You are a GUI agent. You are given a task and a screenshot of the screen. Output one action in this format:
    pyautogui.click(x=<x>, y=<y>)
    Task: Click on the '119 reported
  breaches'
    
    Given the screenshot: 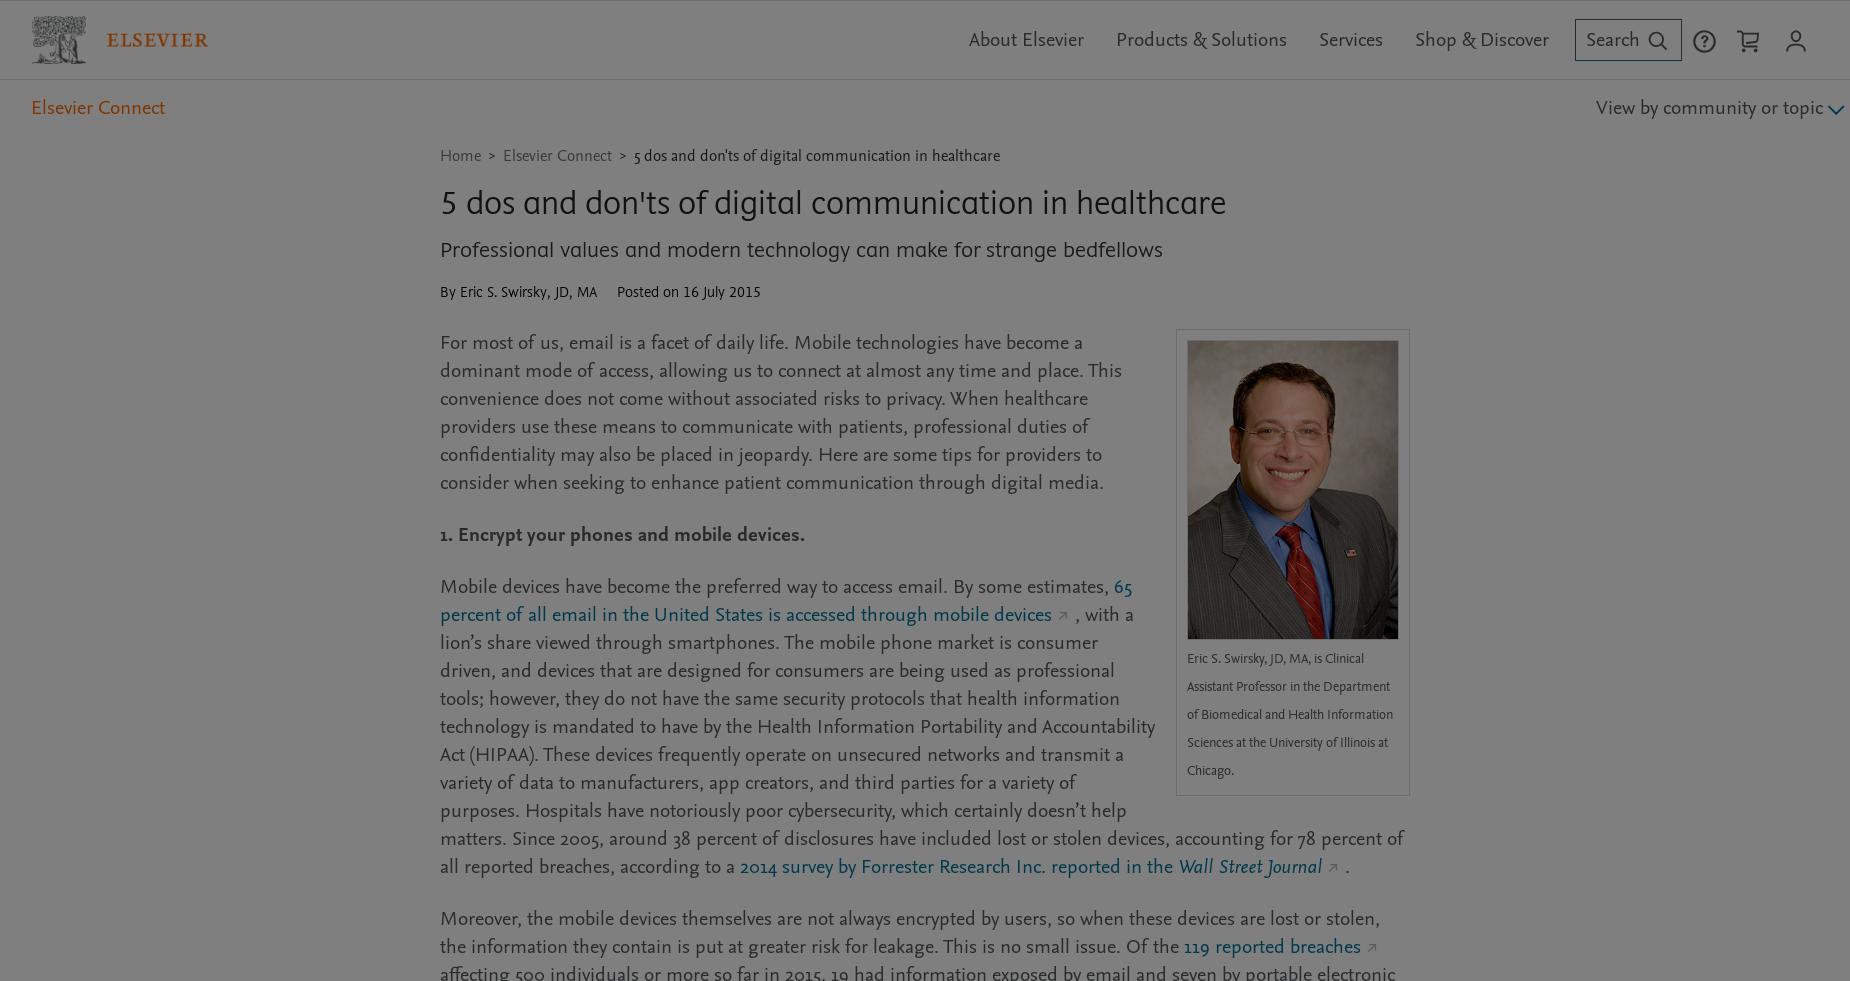 What is the action you would take?
    pyautogui.click(x=1271, y=945)
    